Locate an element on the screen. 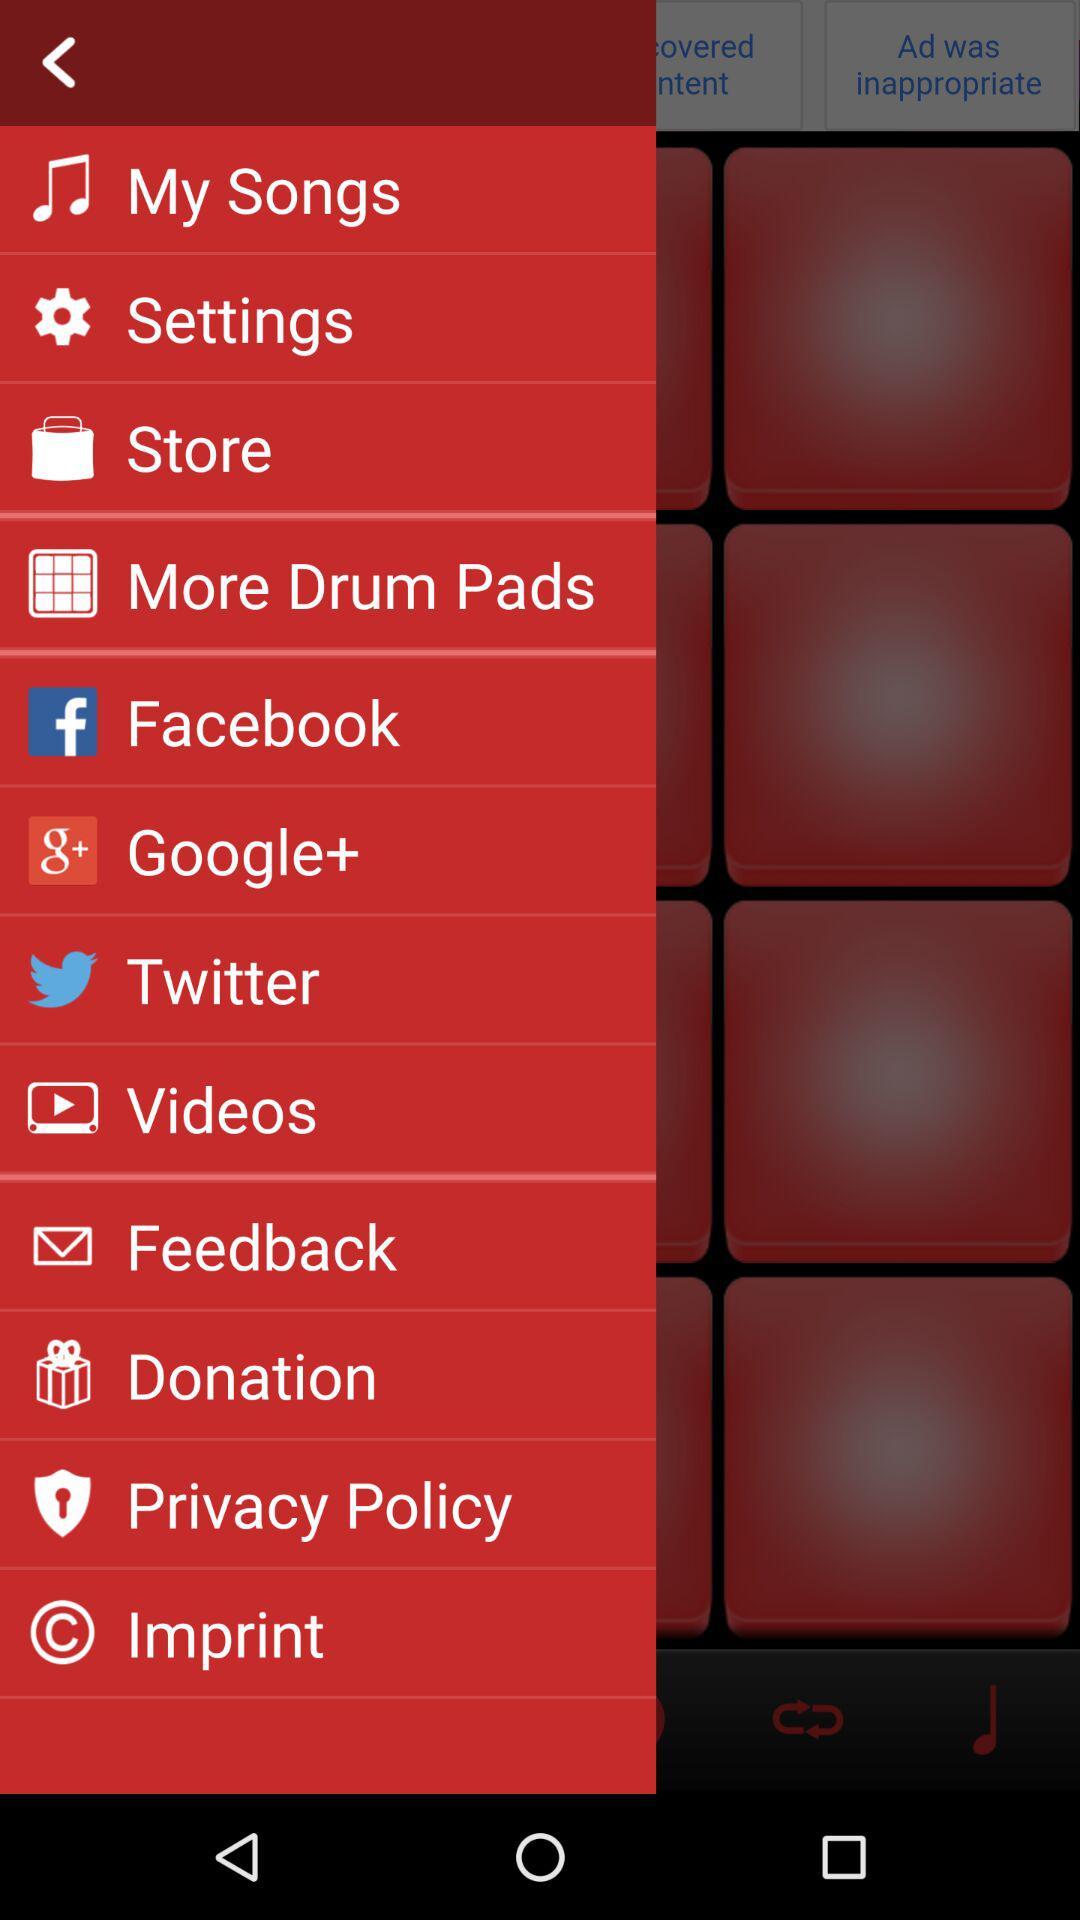 The image size is (1080, 1920). the item above google+ app is located at coordinates (262, 720).